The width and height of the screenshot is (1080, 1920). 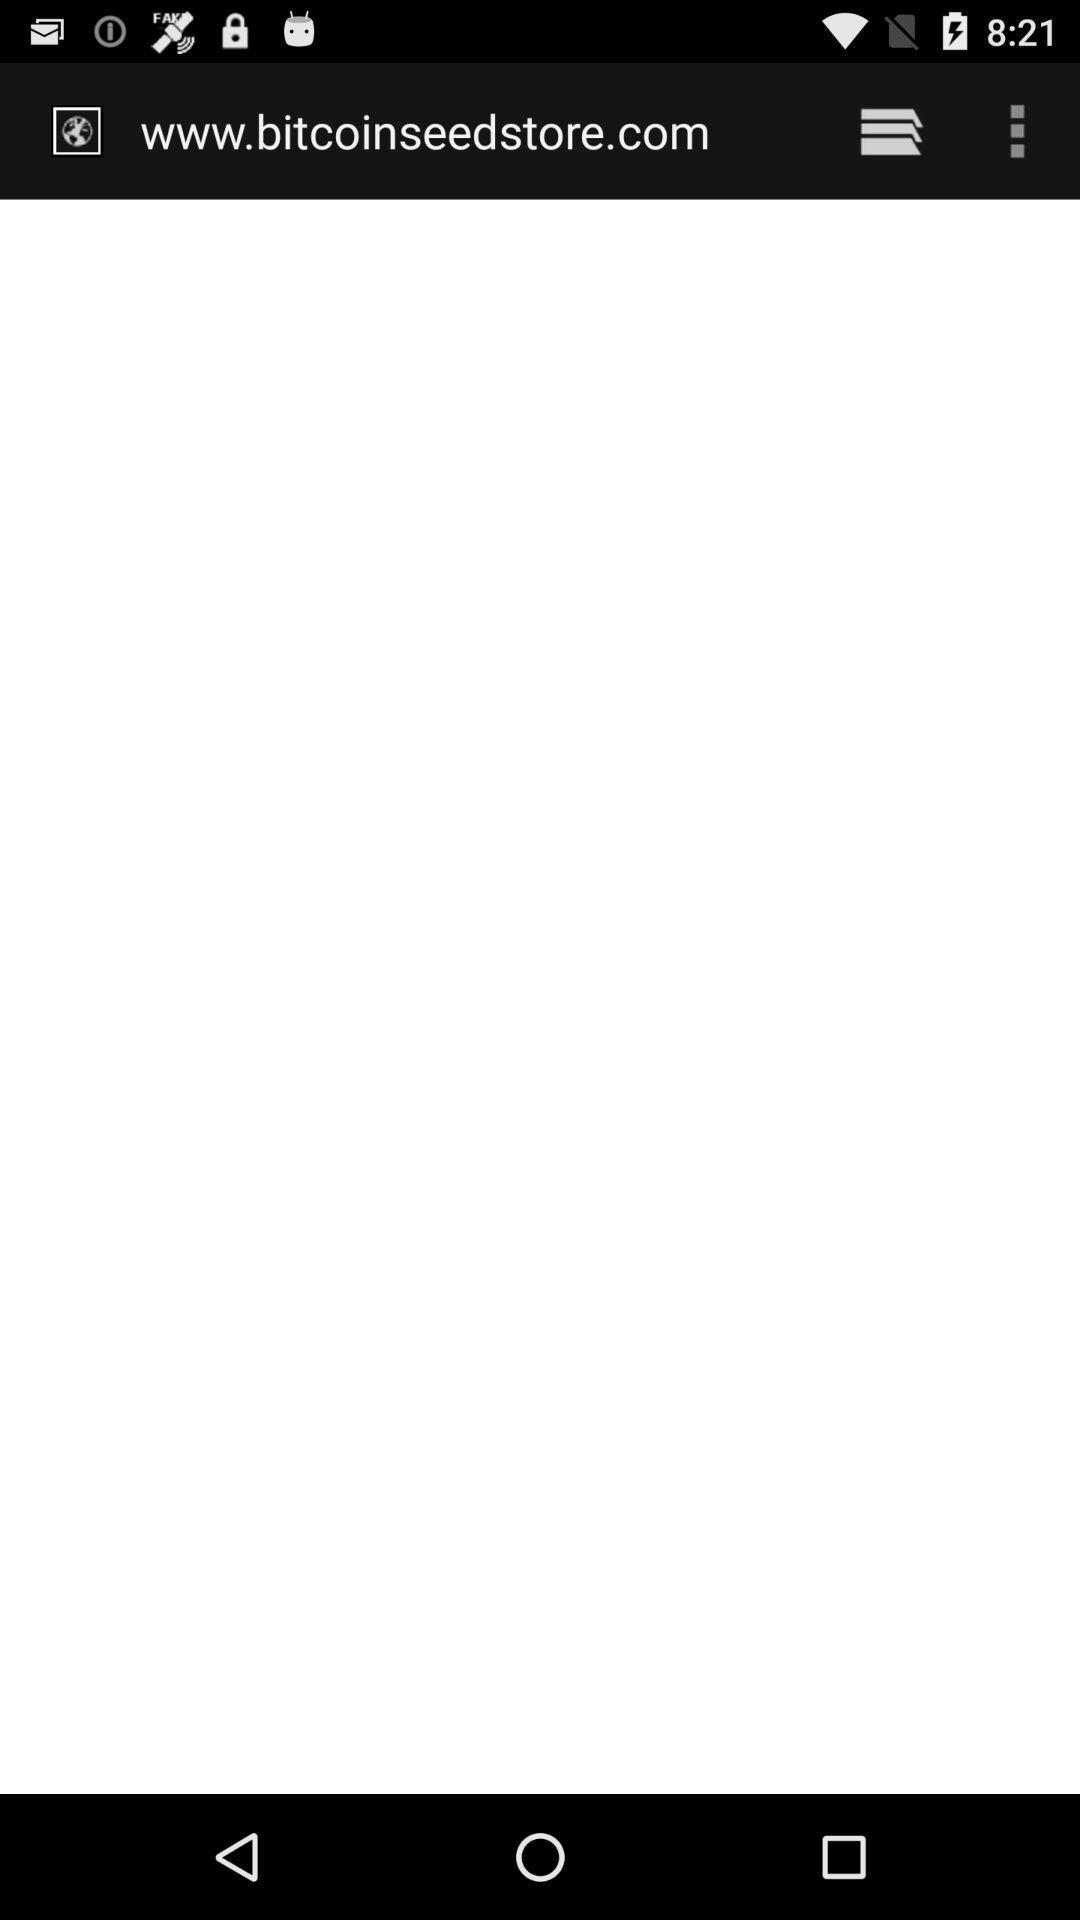 I want to click on the www.bitcoinseedstore.com, so click(x=472, y=130).